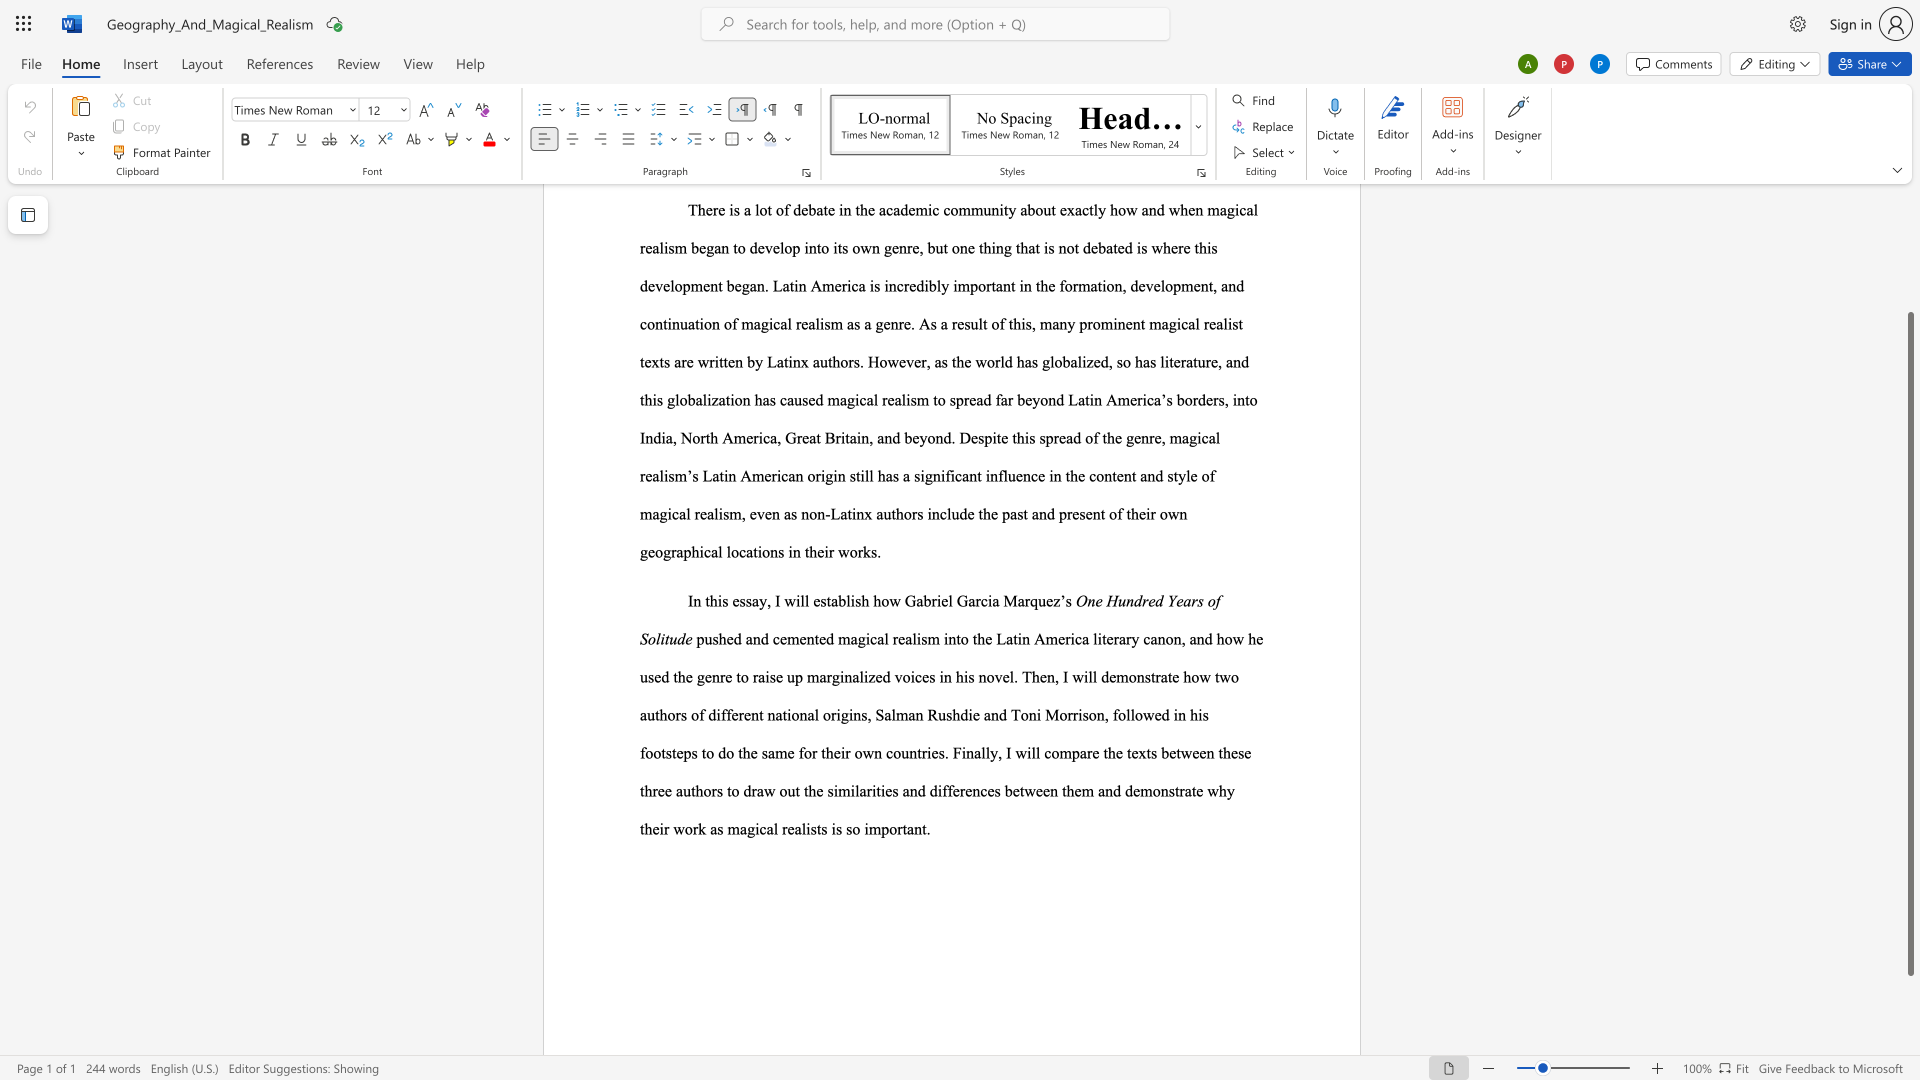 The width and height of the screenshot is (1920, 1080). What do you see at coordinates (1909, 238) in the screenshot?
I see `the right-hand scrollbar to ascend the page` at bounding box center [1909, 238].